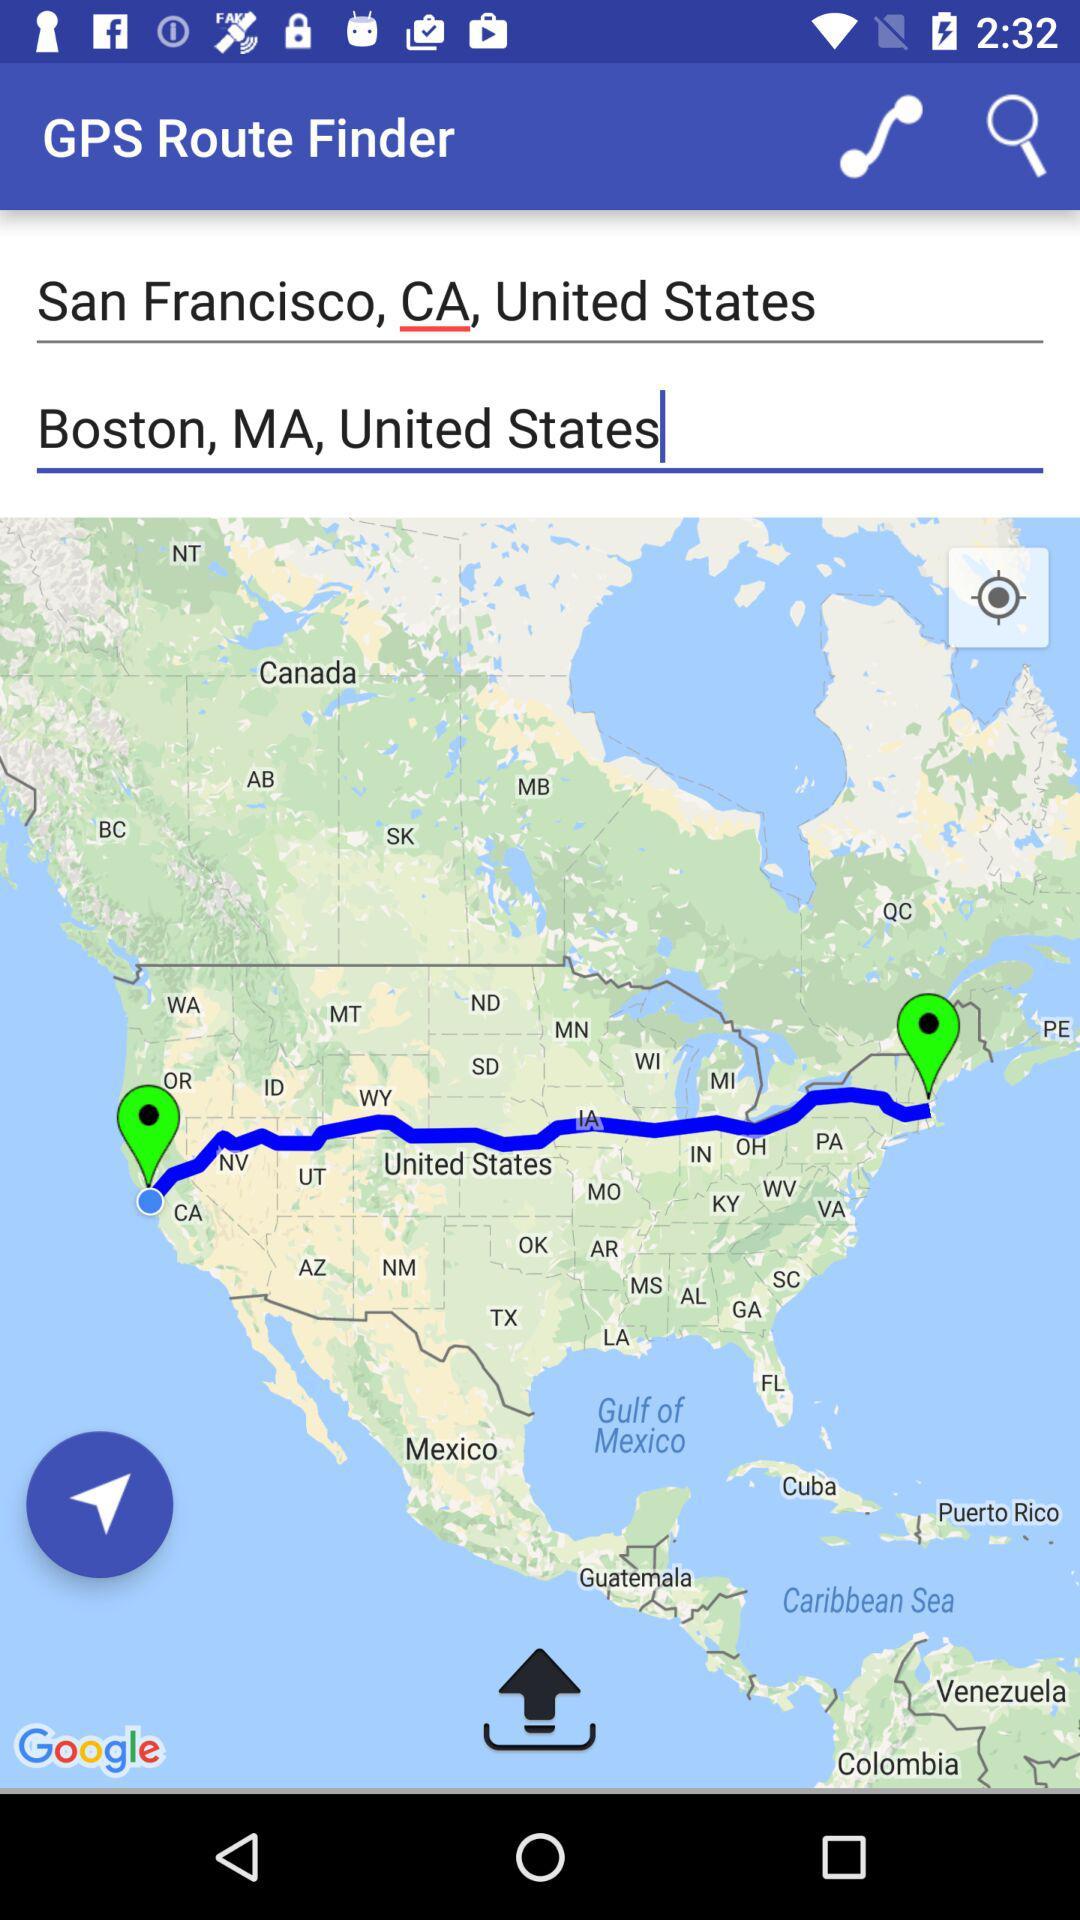 Image resolution: width=1080 pixels, height=1920 pixels. Describe the element at coordinates (99, 1504) in the screenshot. I see `the navigation icon` at that location.